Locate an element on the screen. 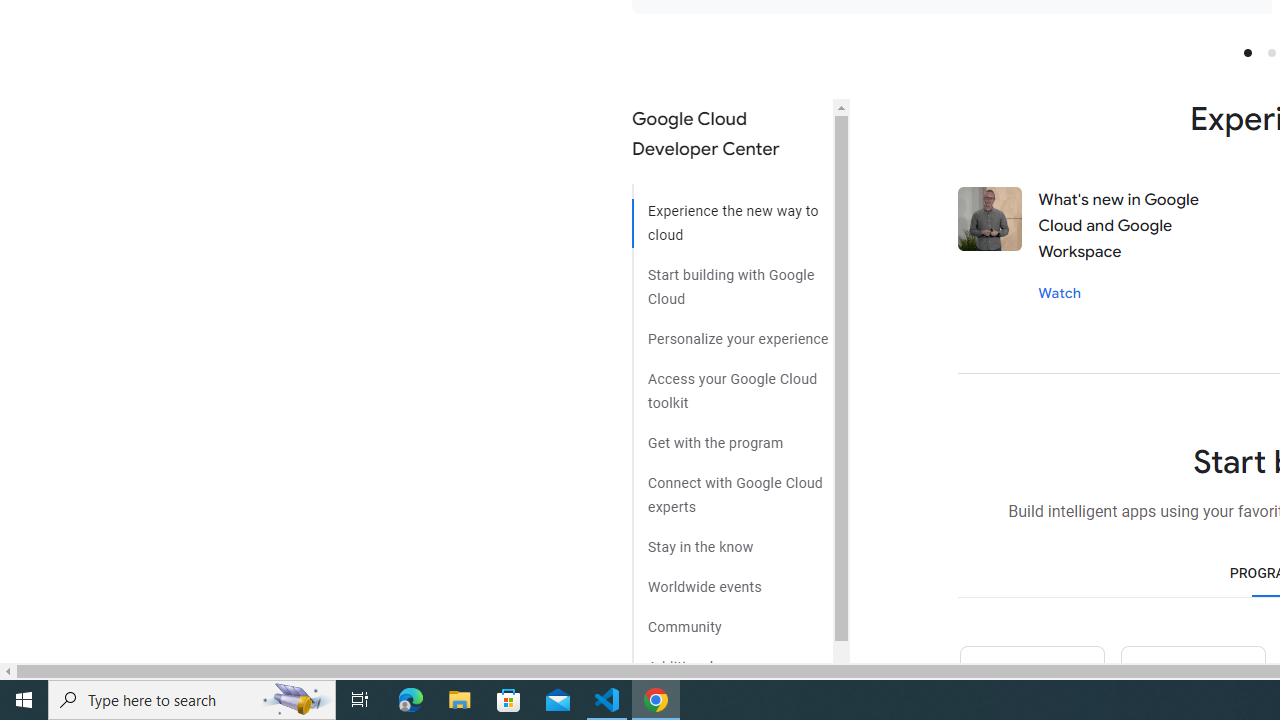  'Watch' is located at coordinates (1058, 292).